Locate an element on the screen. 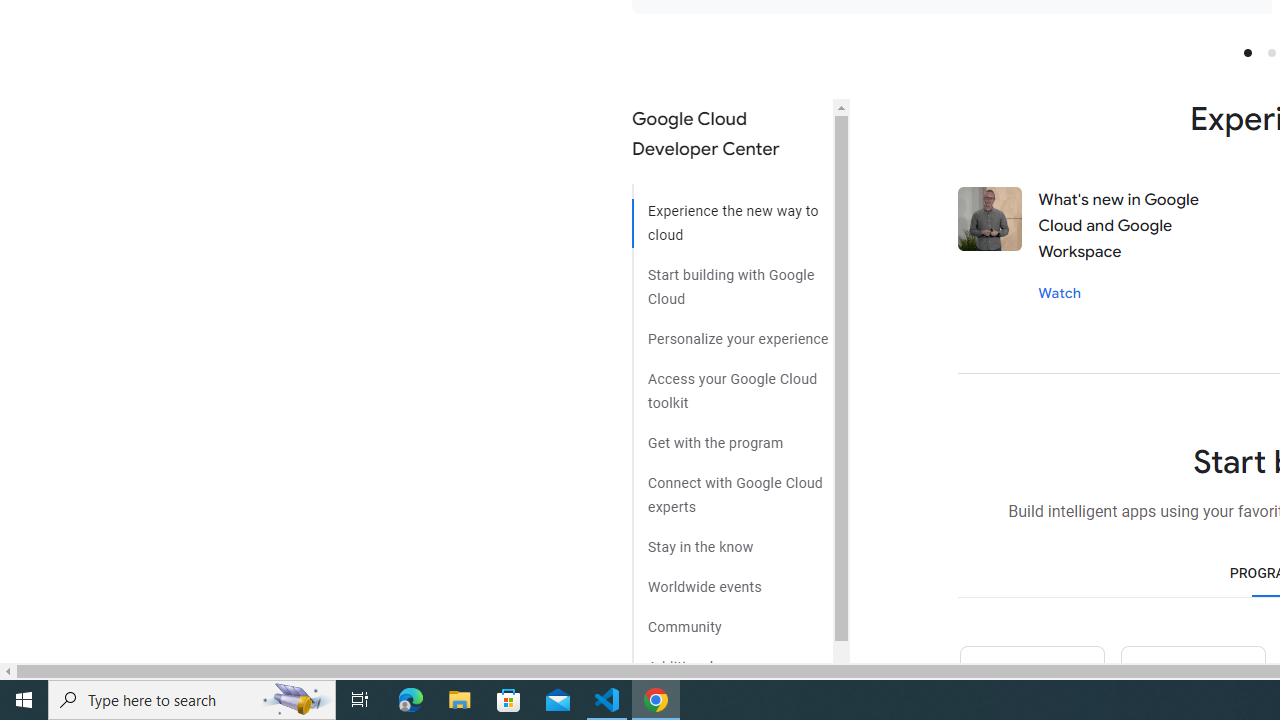  'Watch' is located at coordinates (1058, 292).